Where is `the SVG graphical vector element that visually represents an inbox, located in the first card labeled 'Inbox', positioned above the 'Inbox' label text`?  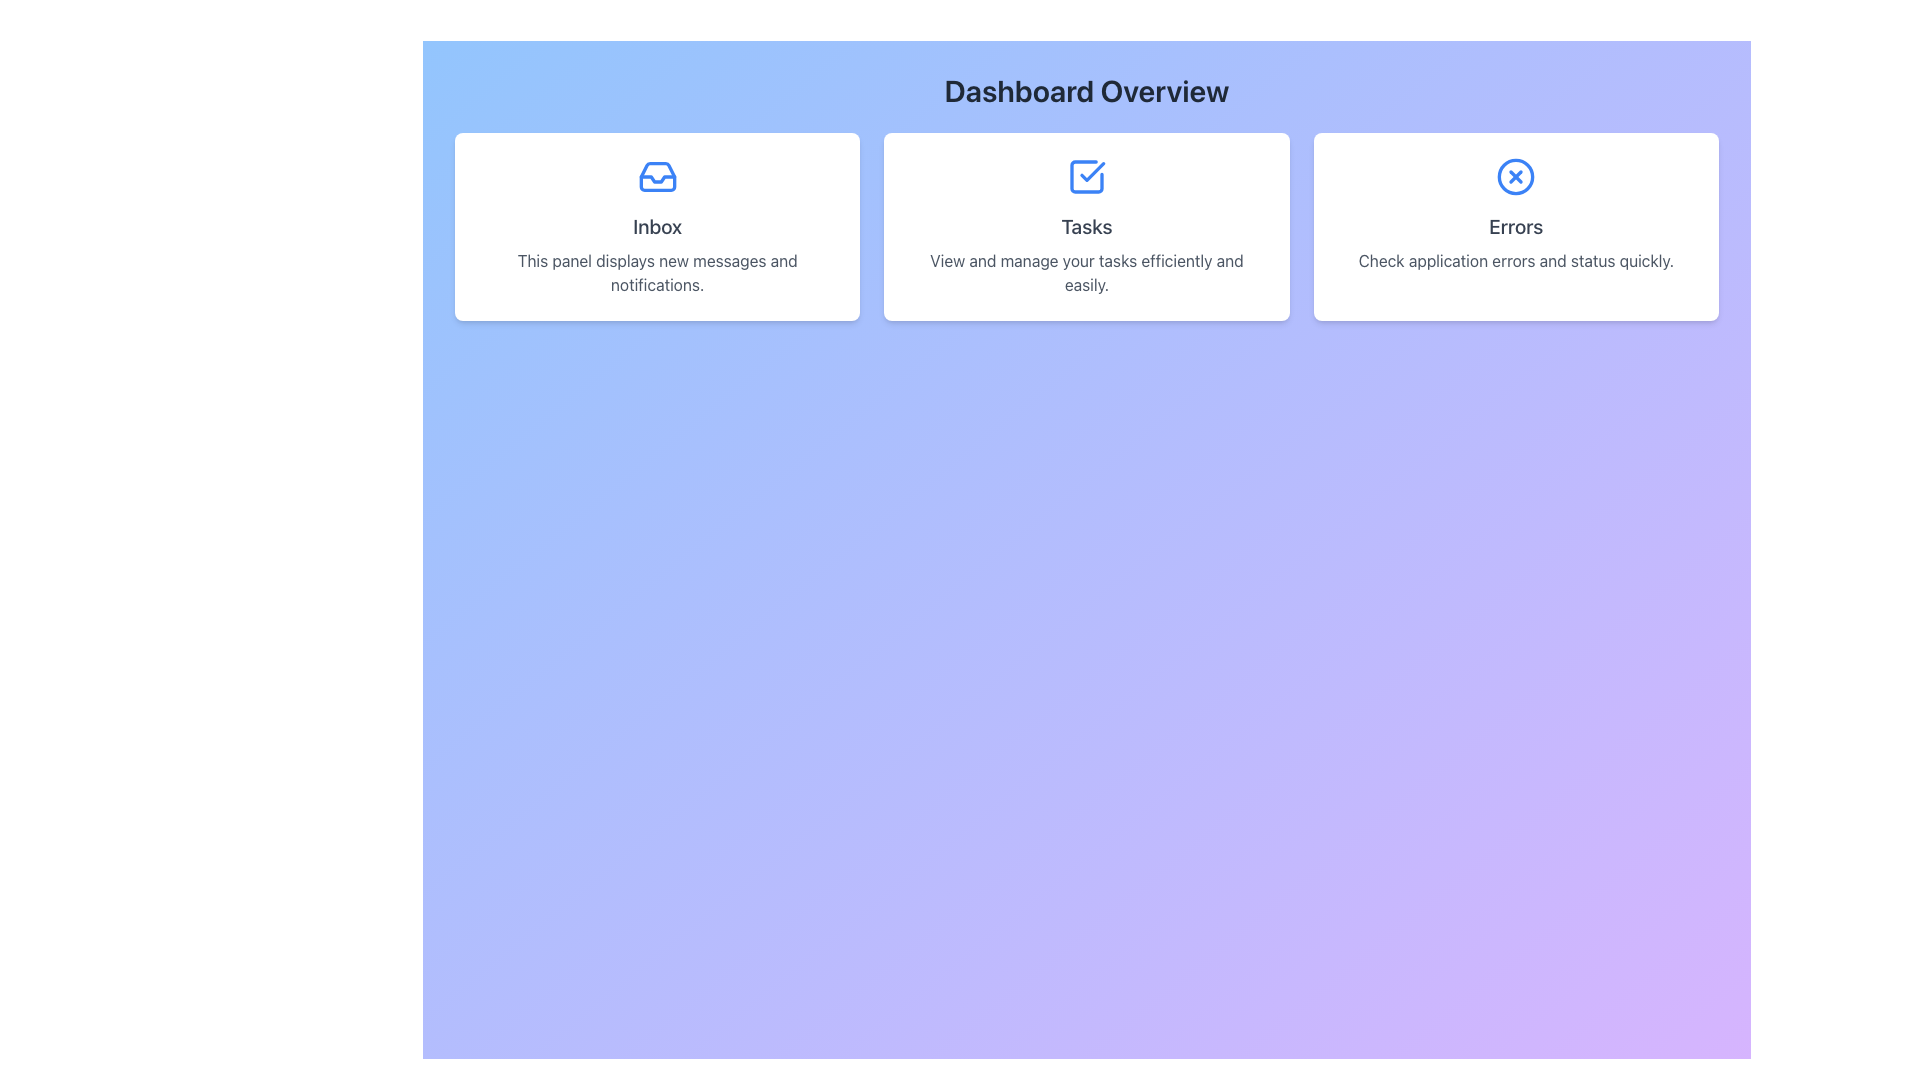 the SVG graphical vector element that visually represents an inbox, located in the first card labeled 'Inbox', positioned above the 'Inbox' label text is located at coordinates (657, 176).